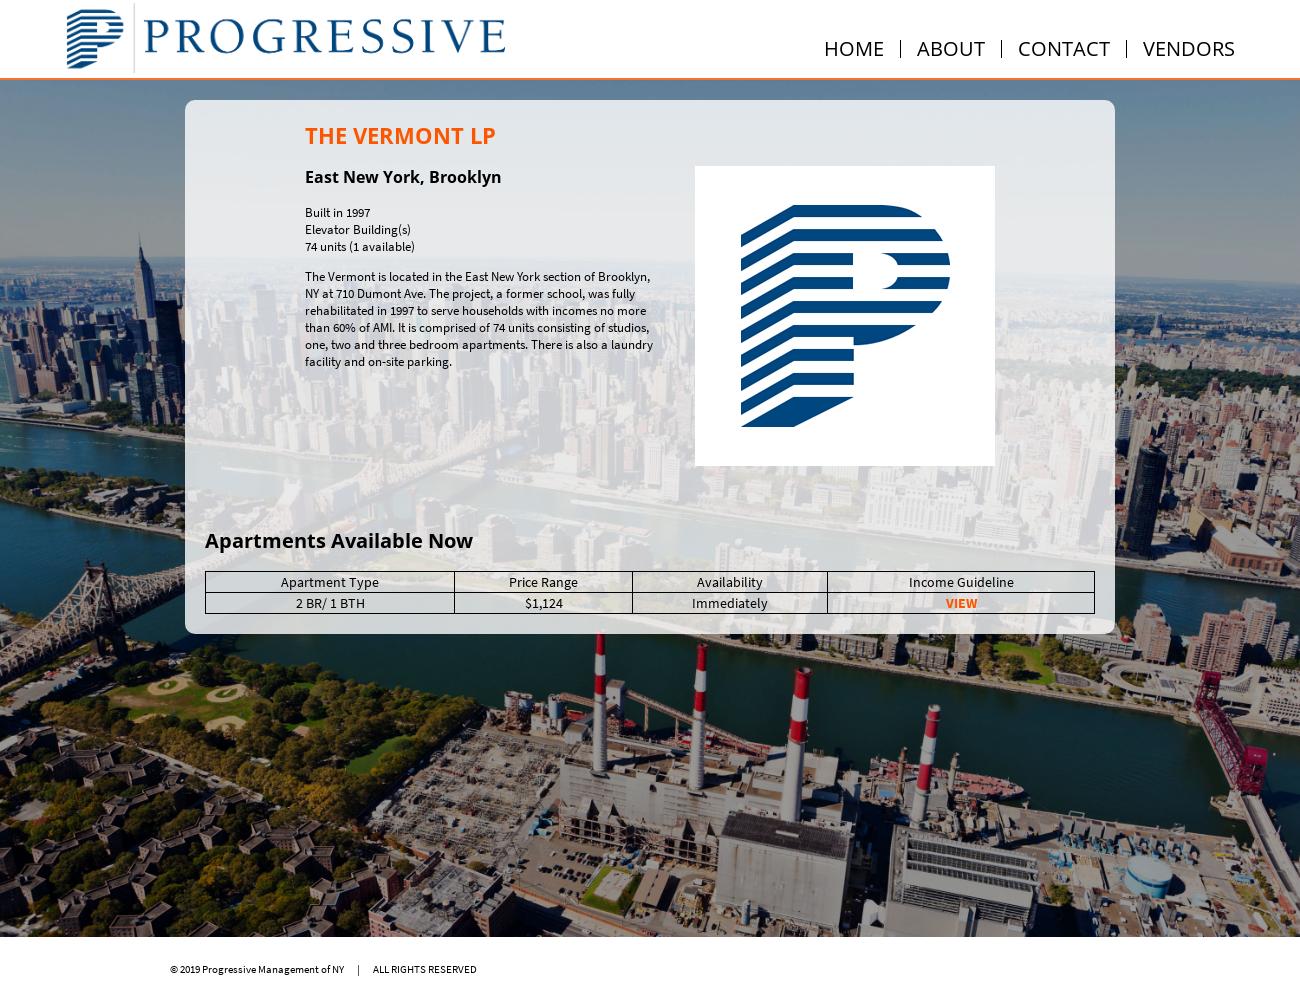 Image resolution: width=1300 pixels, height=1000 pixels. What do you see at coordinates (542, 602) in the screenshot?
I see `'$1,124'` at bounding box center [542, 602].